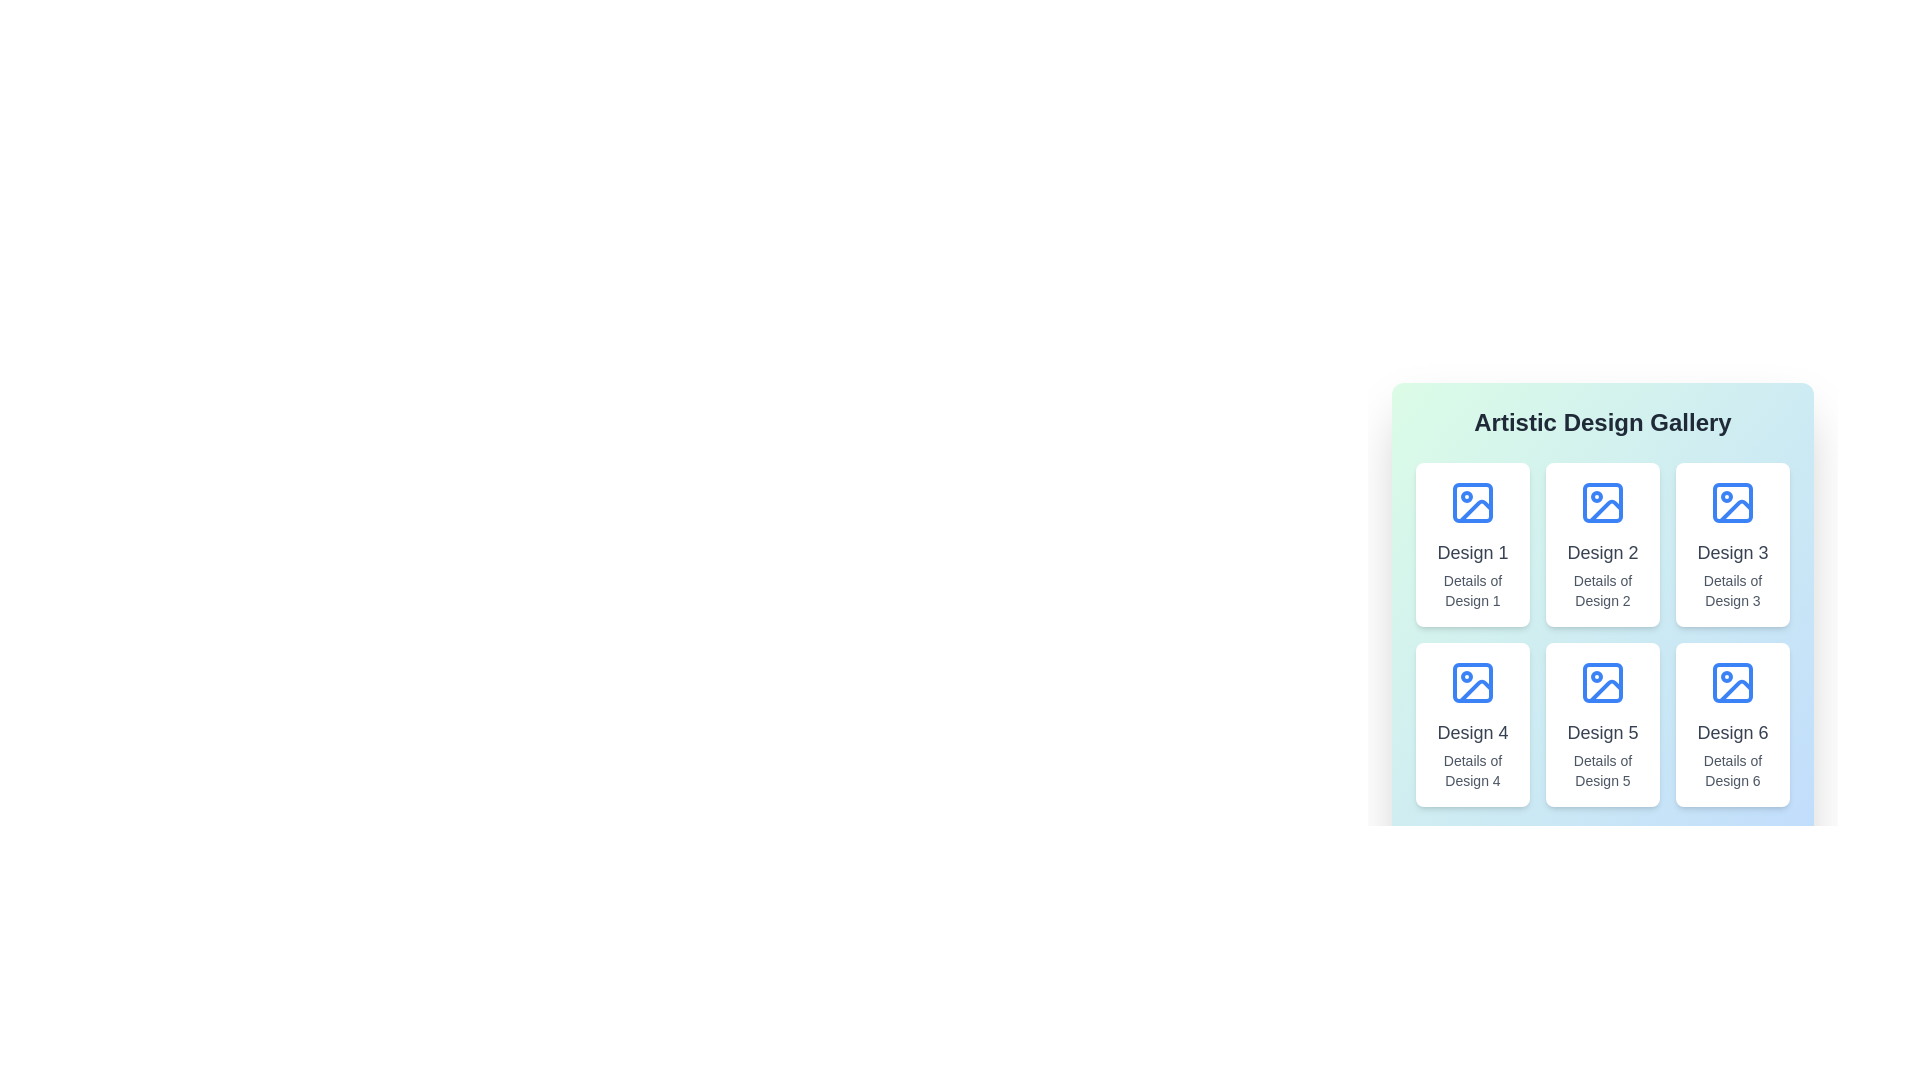 The image size is (1920, 1080). Describe the element at coordinates (1603, 589) in the screenshot. I see `text label displaying 'Details of Design 2', which is styled in a smaller, gray font and located below the main title 'Design 2'` at that location.